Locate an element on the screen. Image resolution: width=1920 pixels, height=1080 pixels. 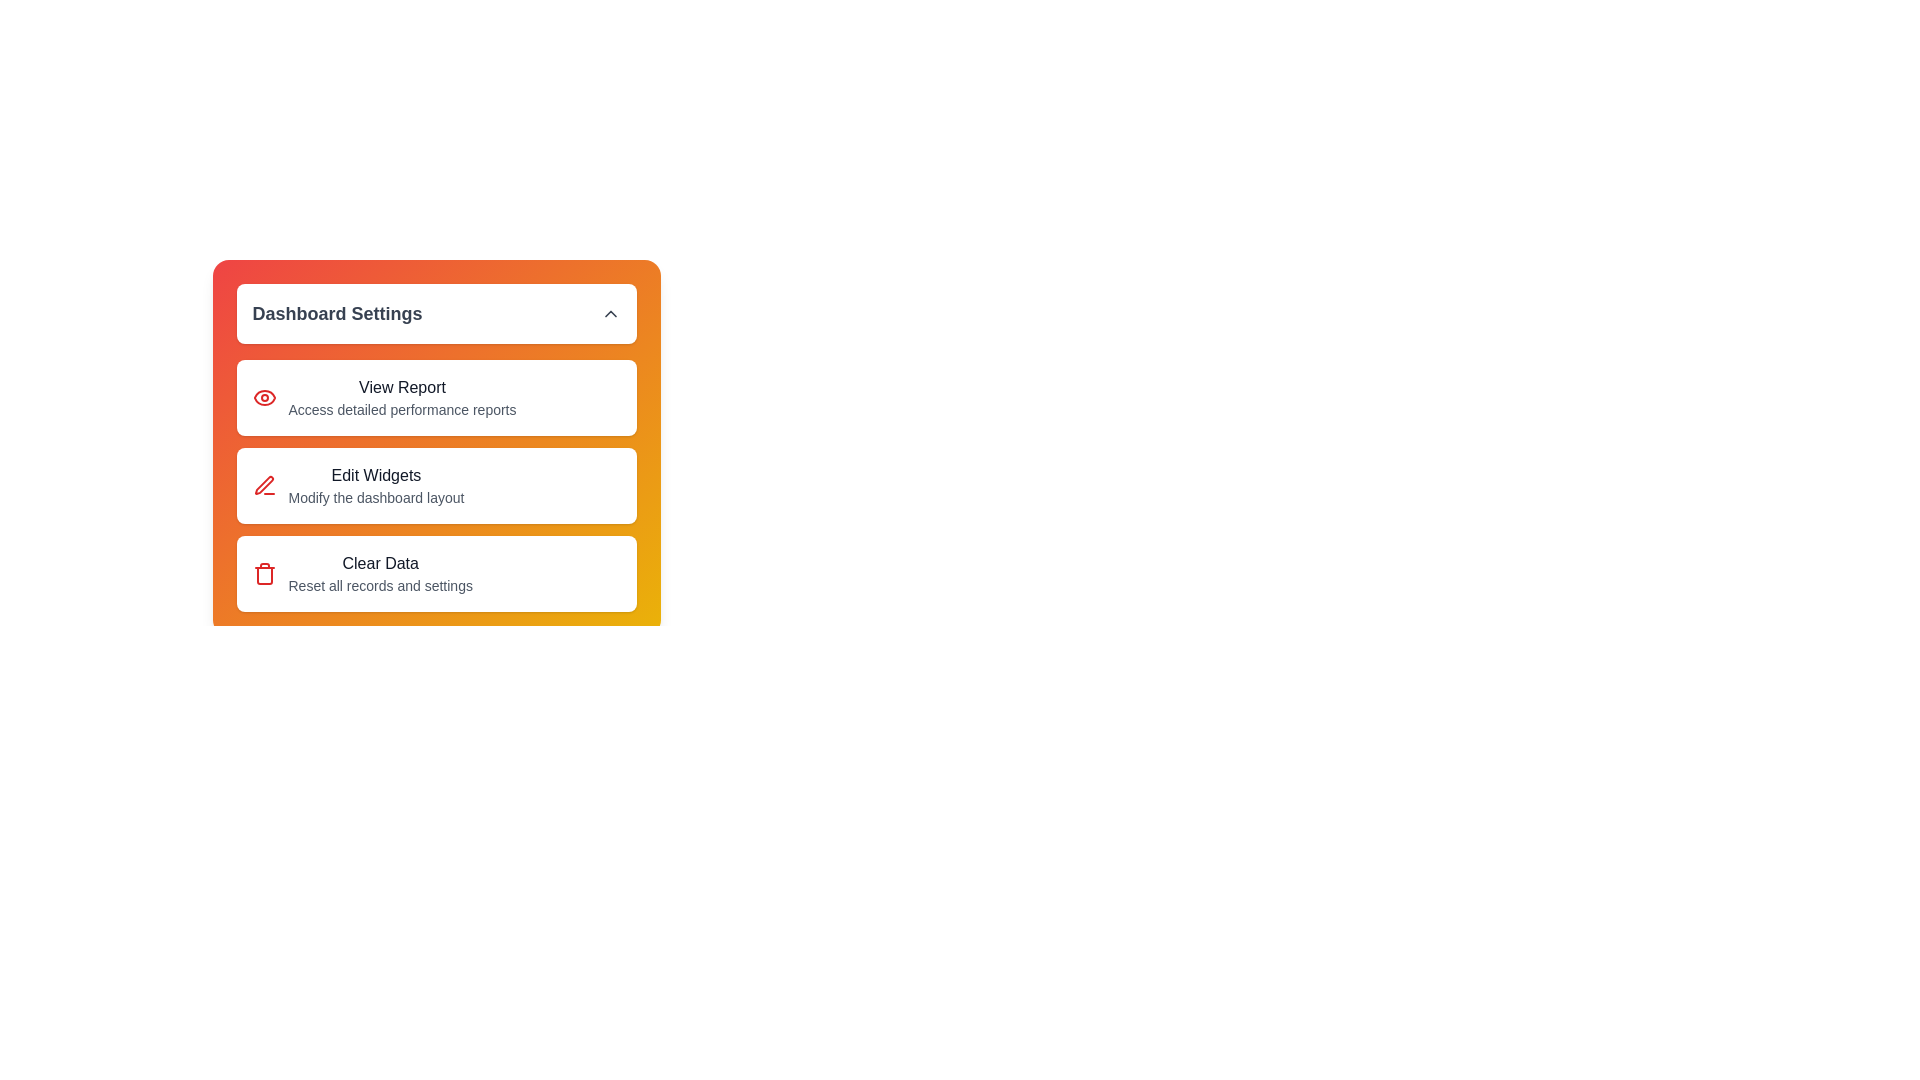
the menu option Clear Data is located at coordinates (435, 574).